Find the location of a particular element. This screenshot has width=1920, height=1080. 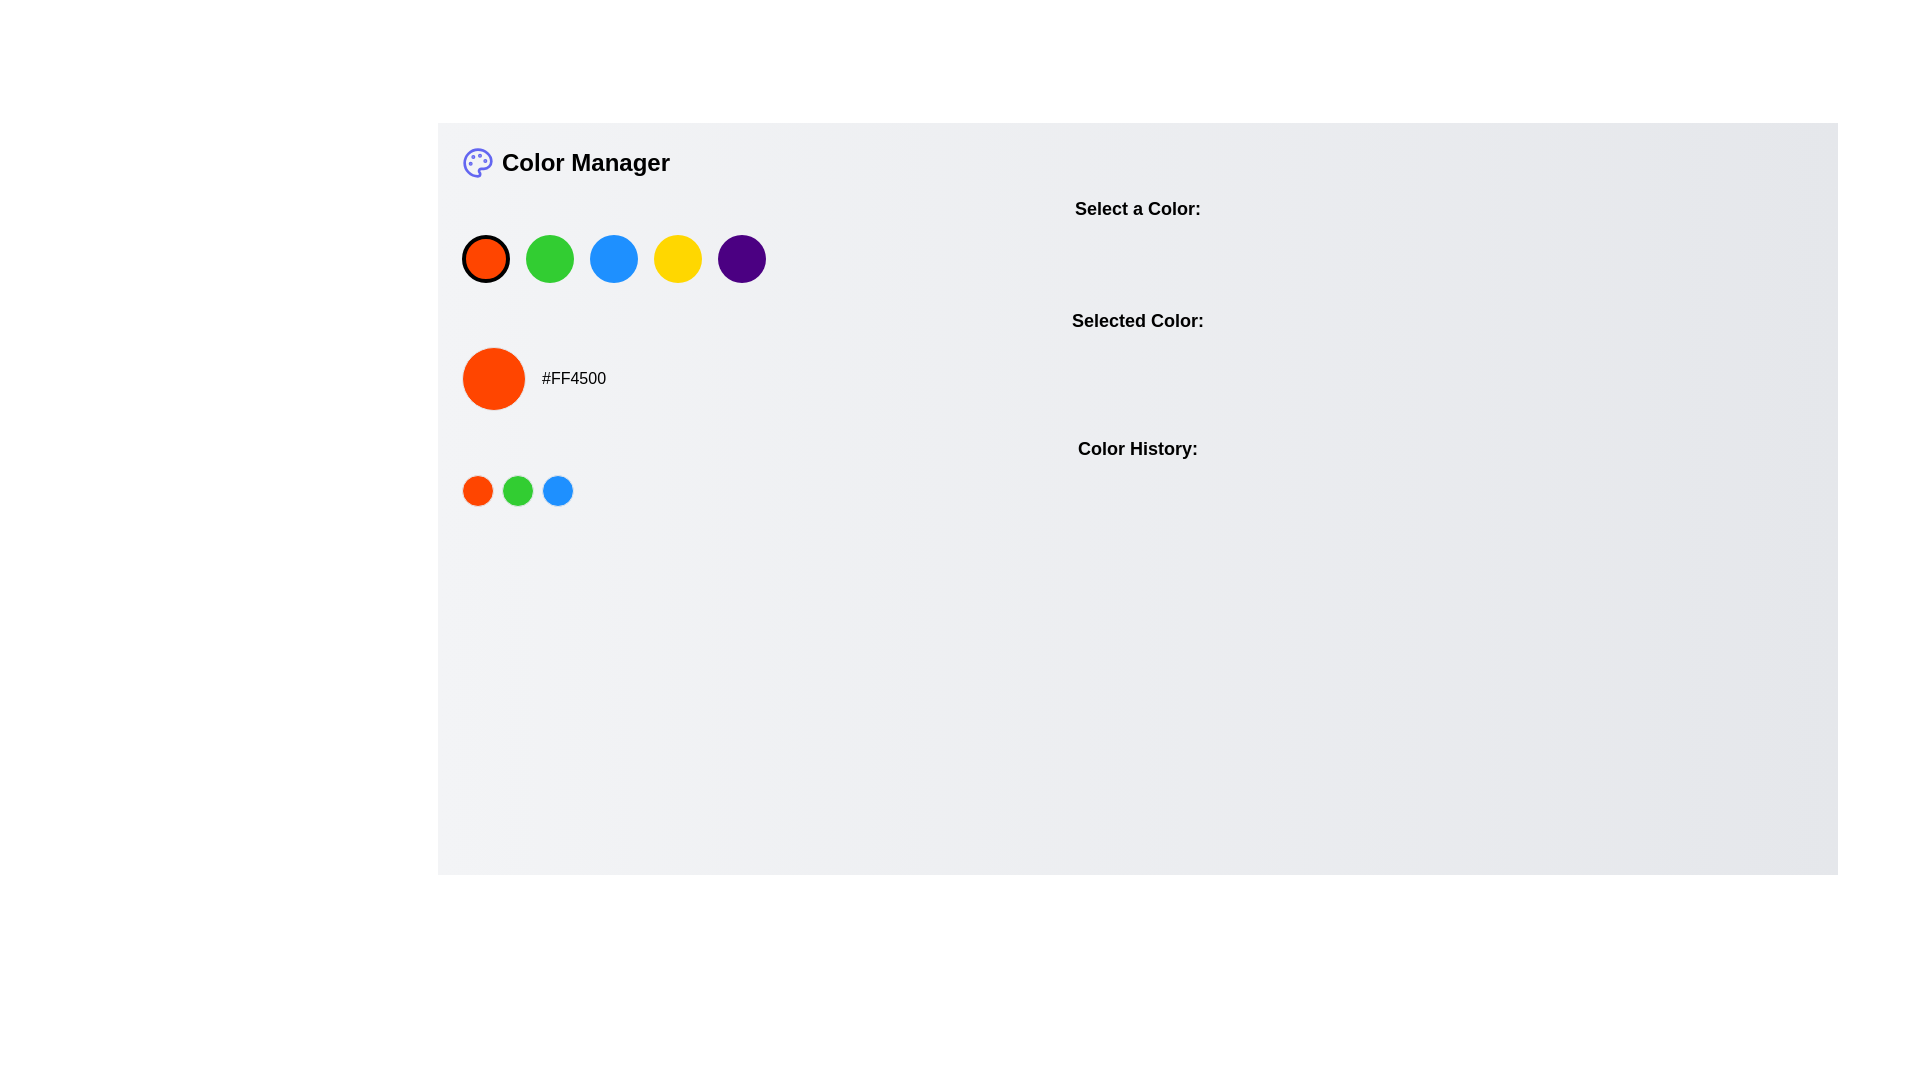

the Static Text Label that introduces the purpose of the section, prompting users to choose one of the displayed color options, positioned at the top center above the circular color swatches is located at coordinates (1137, 208).